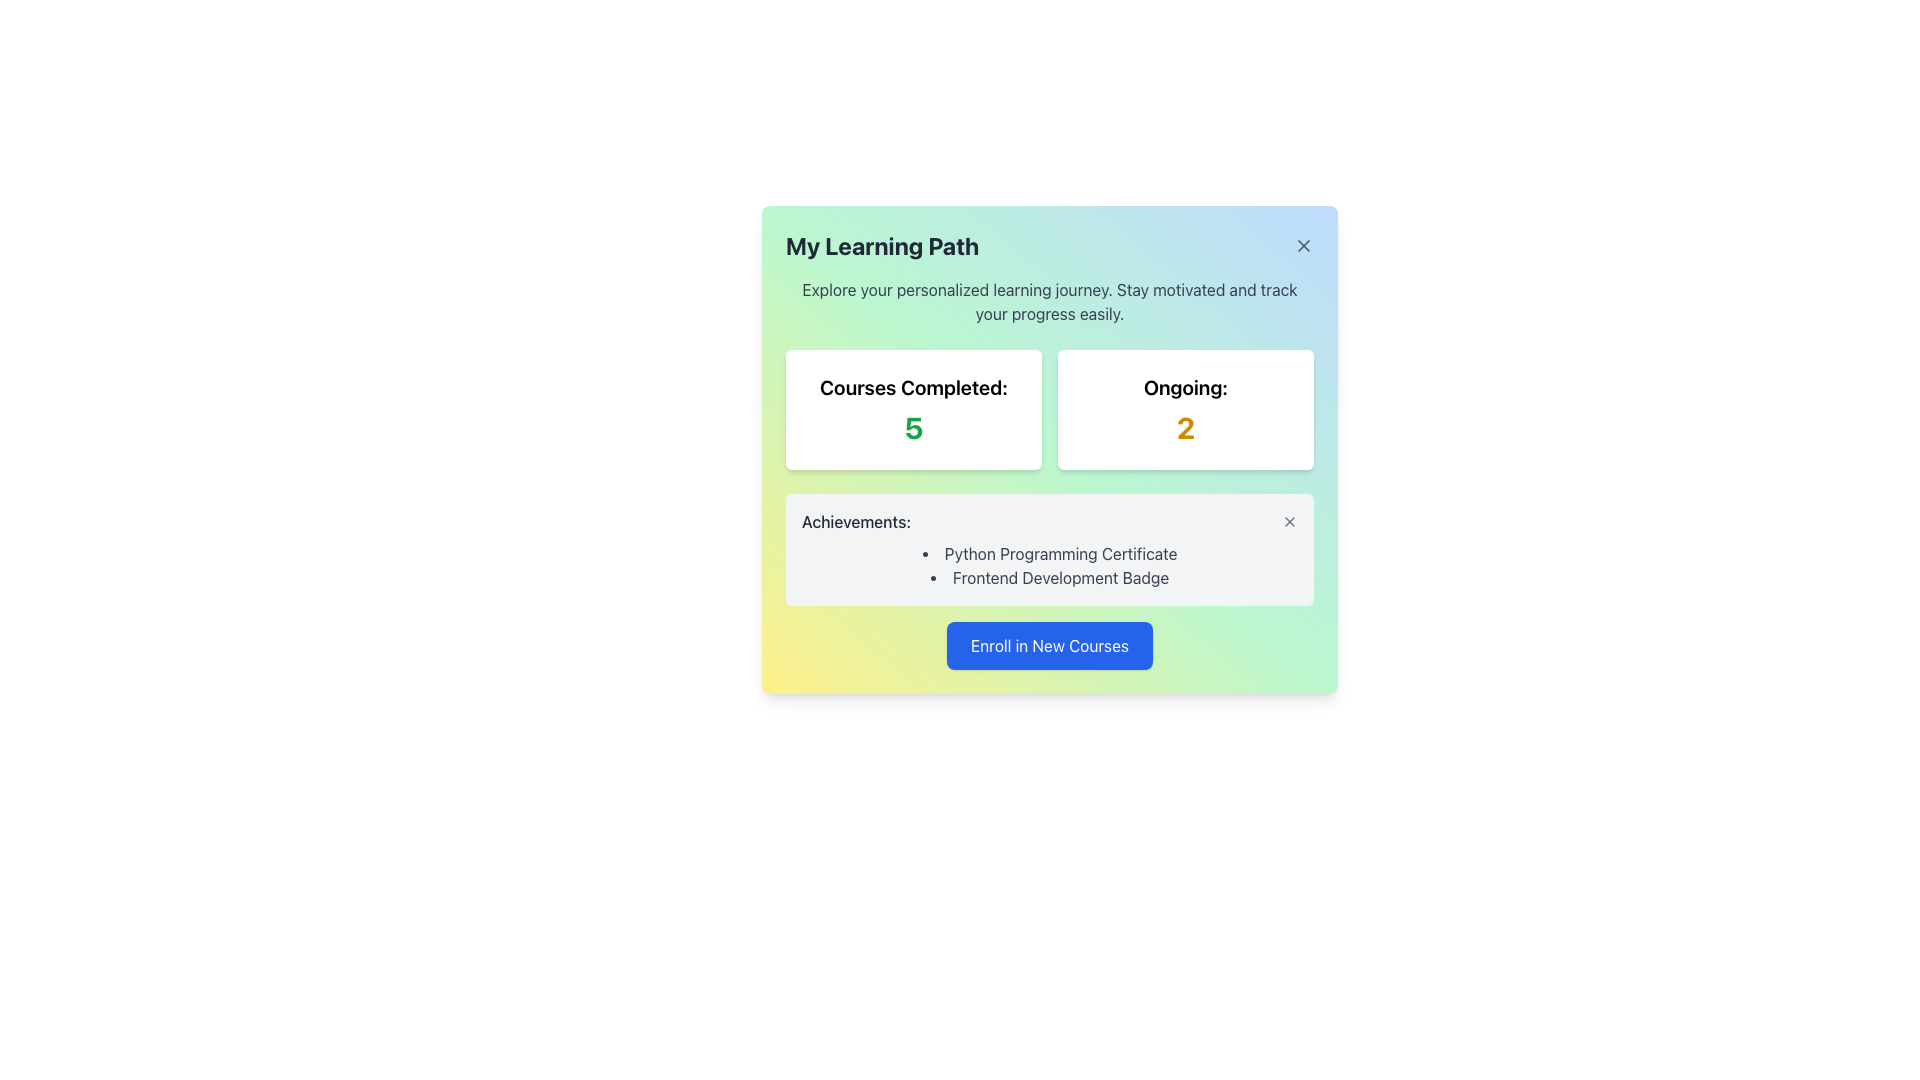  I want to click on the rectangular button with a blue background and white text reading 'Enroll in New Courses' to trigger the hover effect that darkens the blue, so click(1049, 645).